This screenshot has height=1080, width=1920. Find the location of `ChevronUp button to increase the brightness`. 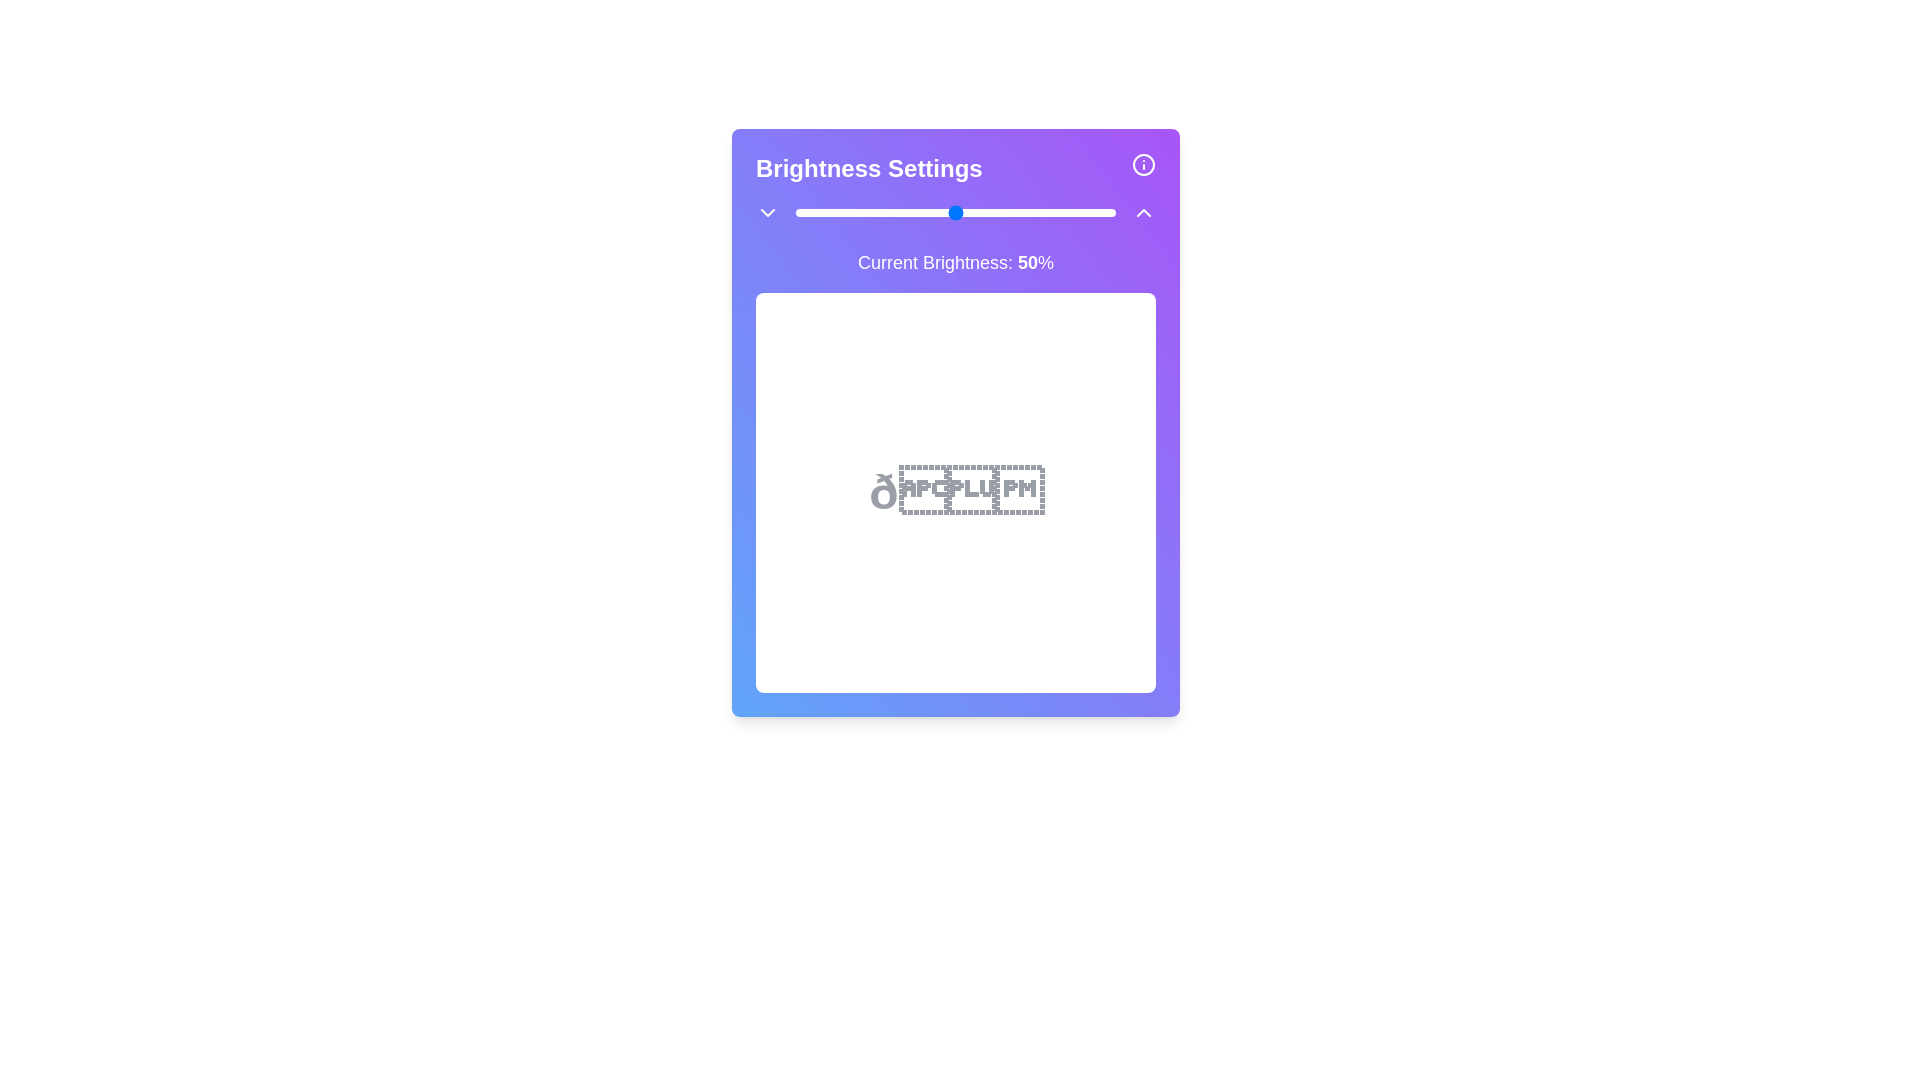

ChevronUp button to increase the brightness is located at coordinates (1143, 212).